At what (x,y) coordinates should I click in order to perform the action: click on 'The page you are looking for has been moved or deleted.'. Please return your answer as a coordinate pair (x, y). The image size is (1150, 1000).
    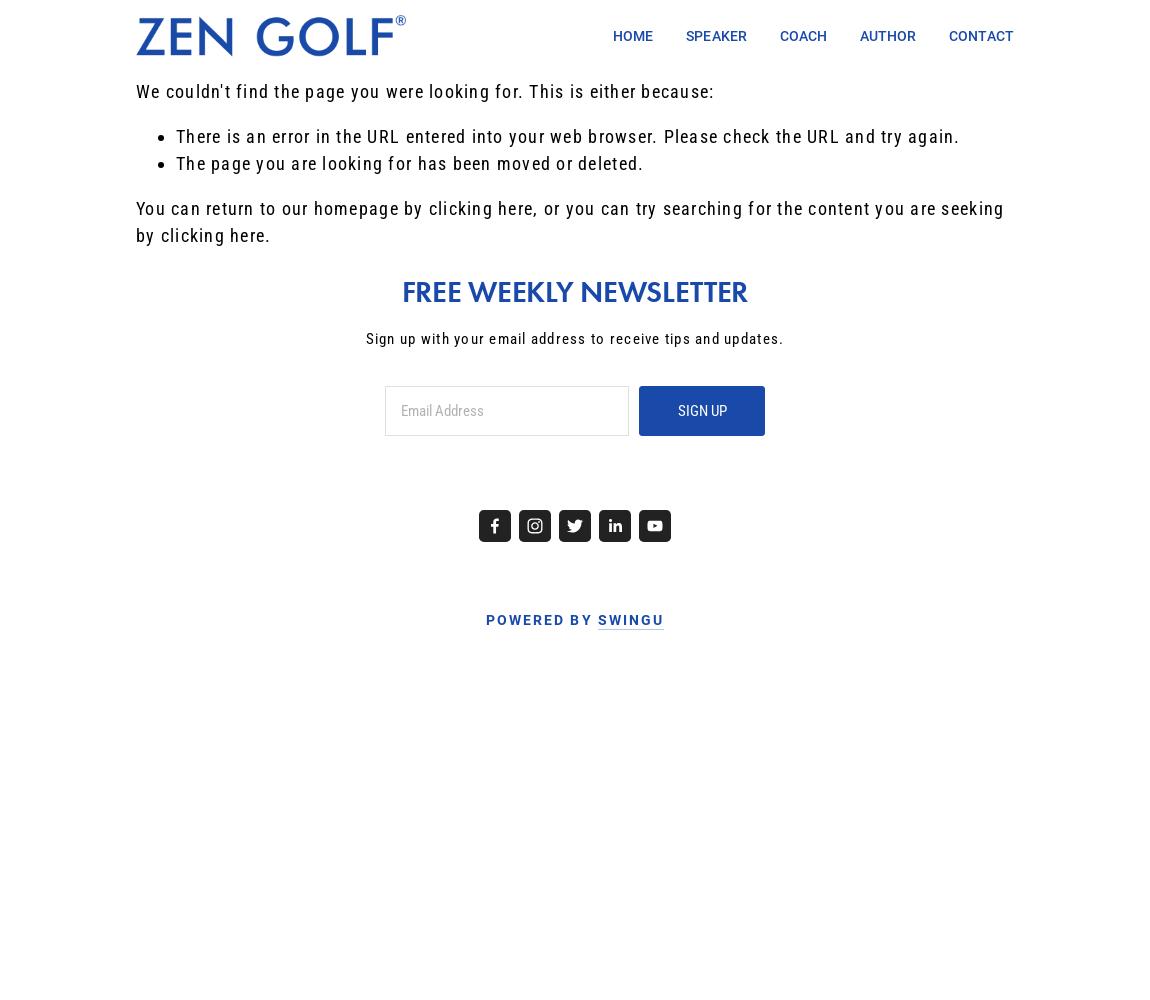
    Looking at the image, I should click on (409, 163).